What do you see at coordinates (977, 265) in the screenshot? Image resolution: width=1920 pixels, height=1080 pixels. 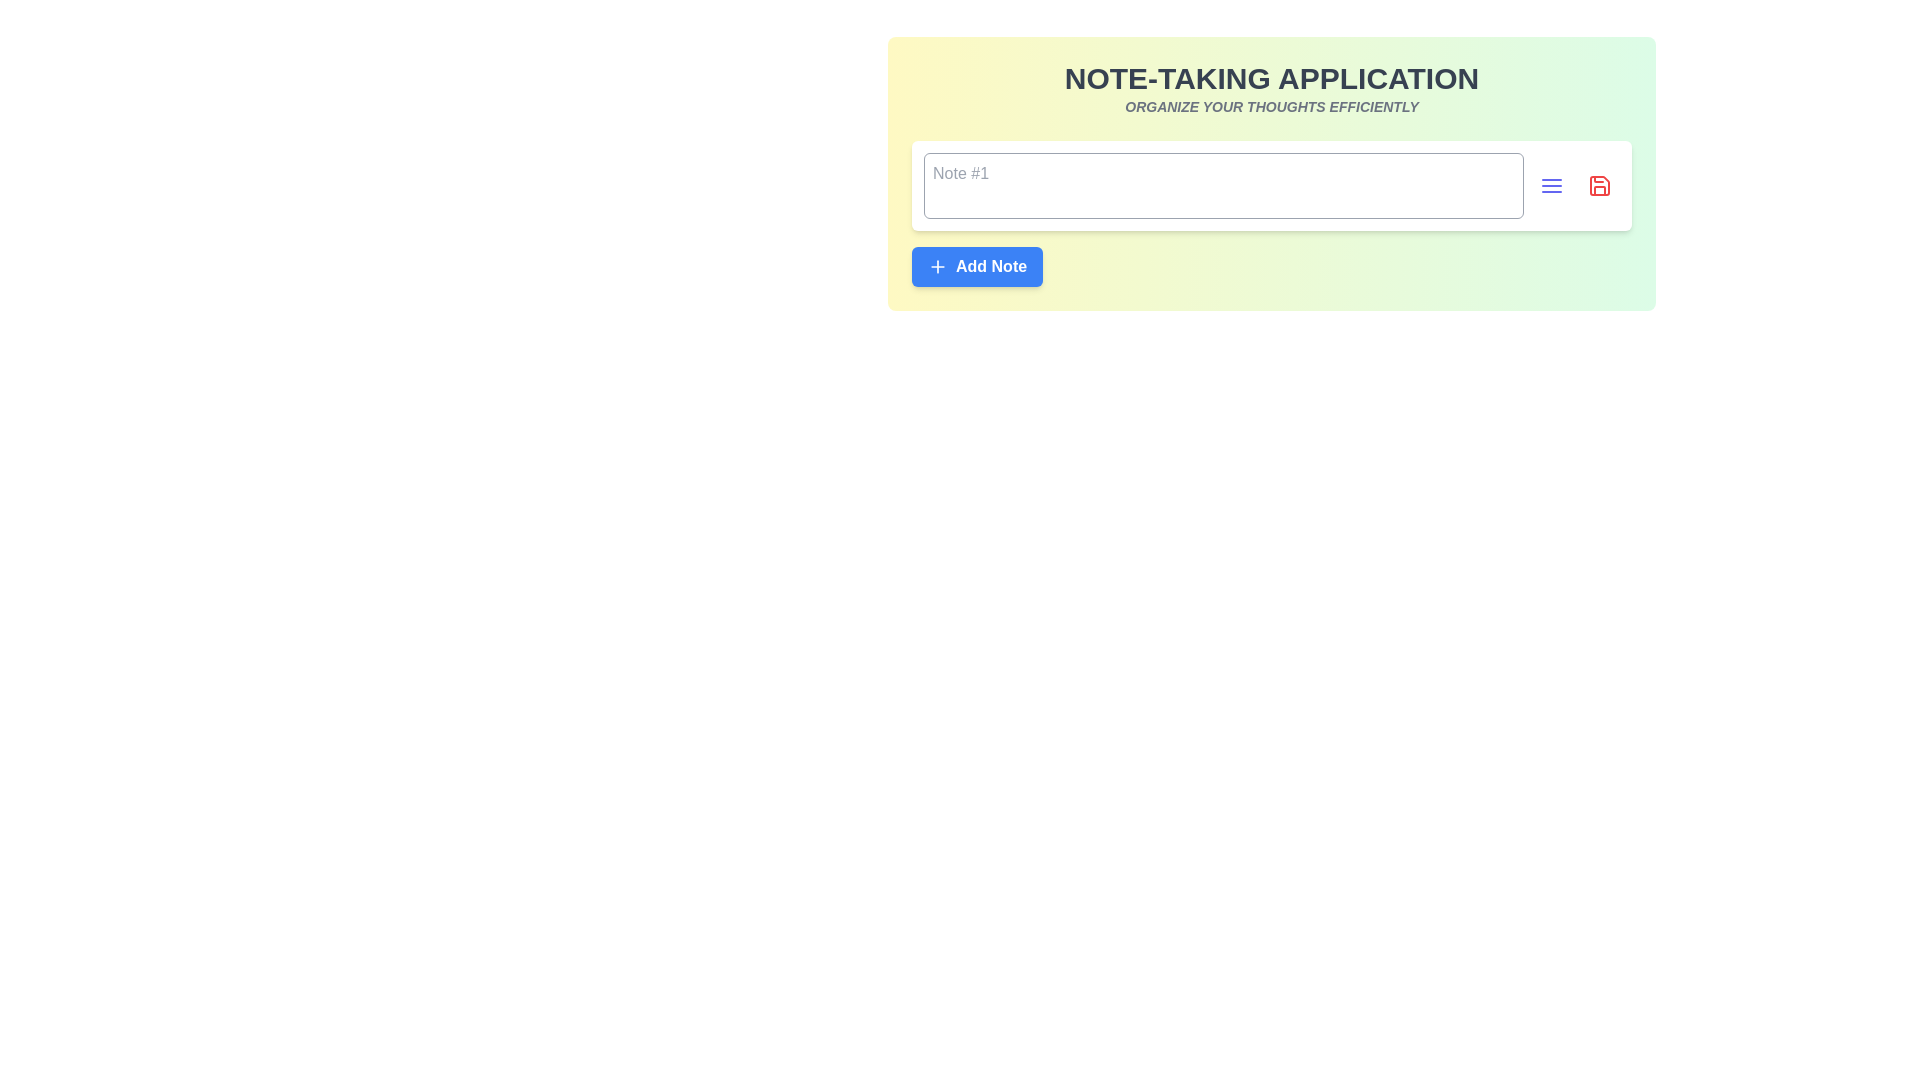 I see `the 'Add Note' button located at the bottom-left of the application interface` at bounding box center [977, 265].